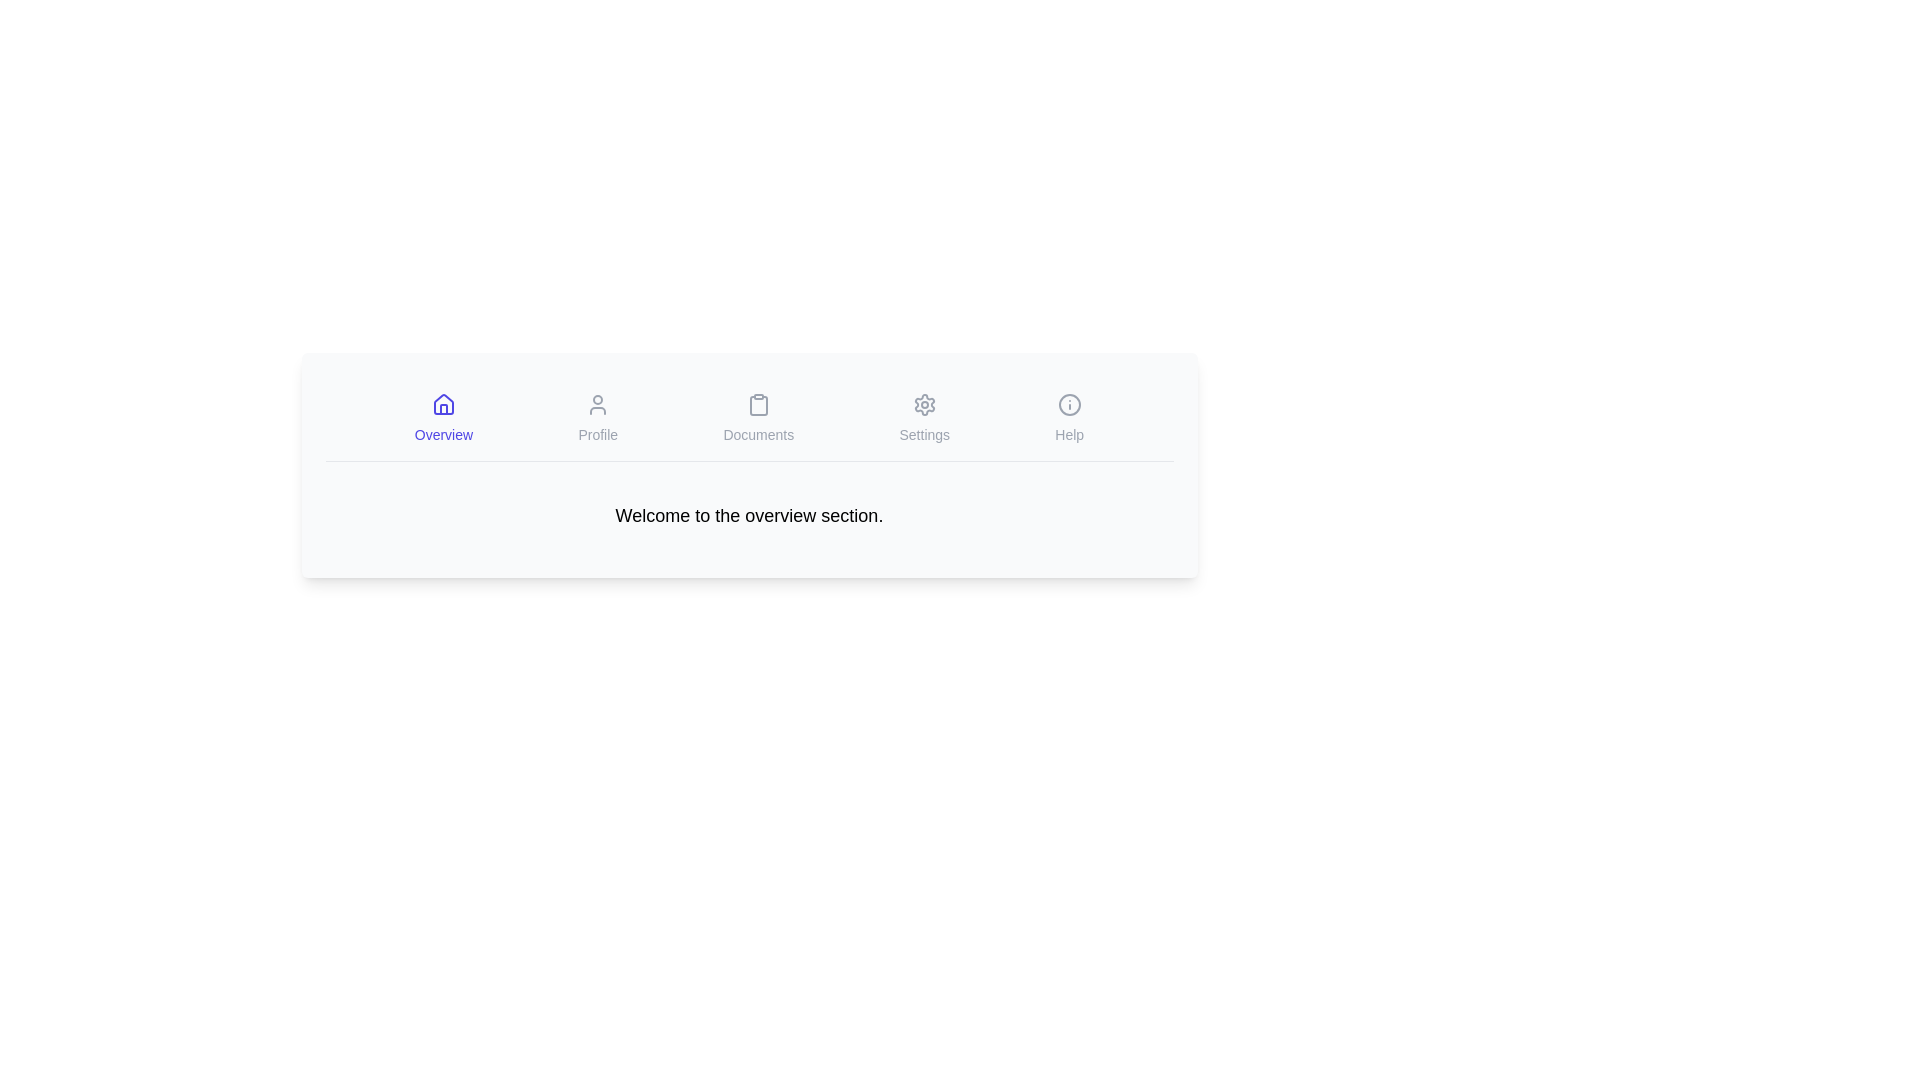 The width and height of the screenshot is (1920, 1080). I want to click on the settings icon located at the top middle of the interface, so click(923, 405).